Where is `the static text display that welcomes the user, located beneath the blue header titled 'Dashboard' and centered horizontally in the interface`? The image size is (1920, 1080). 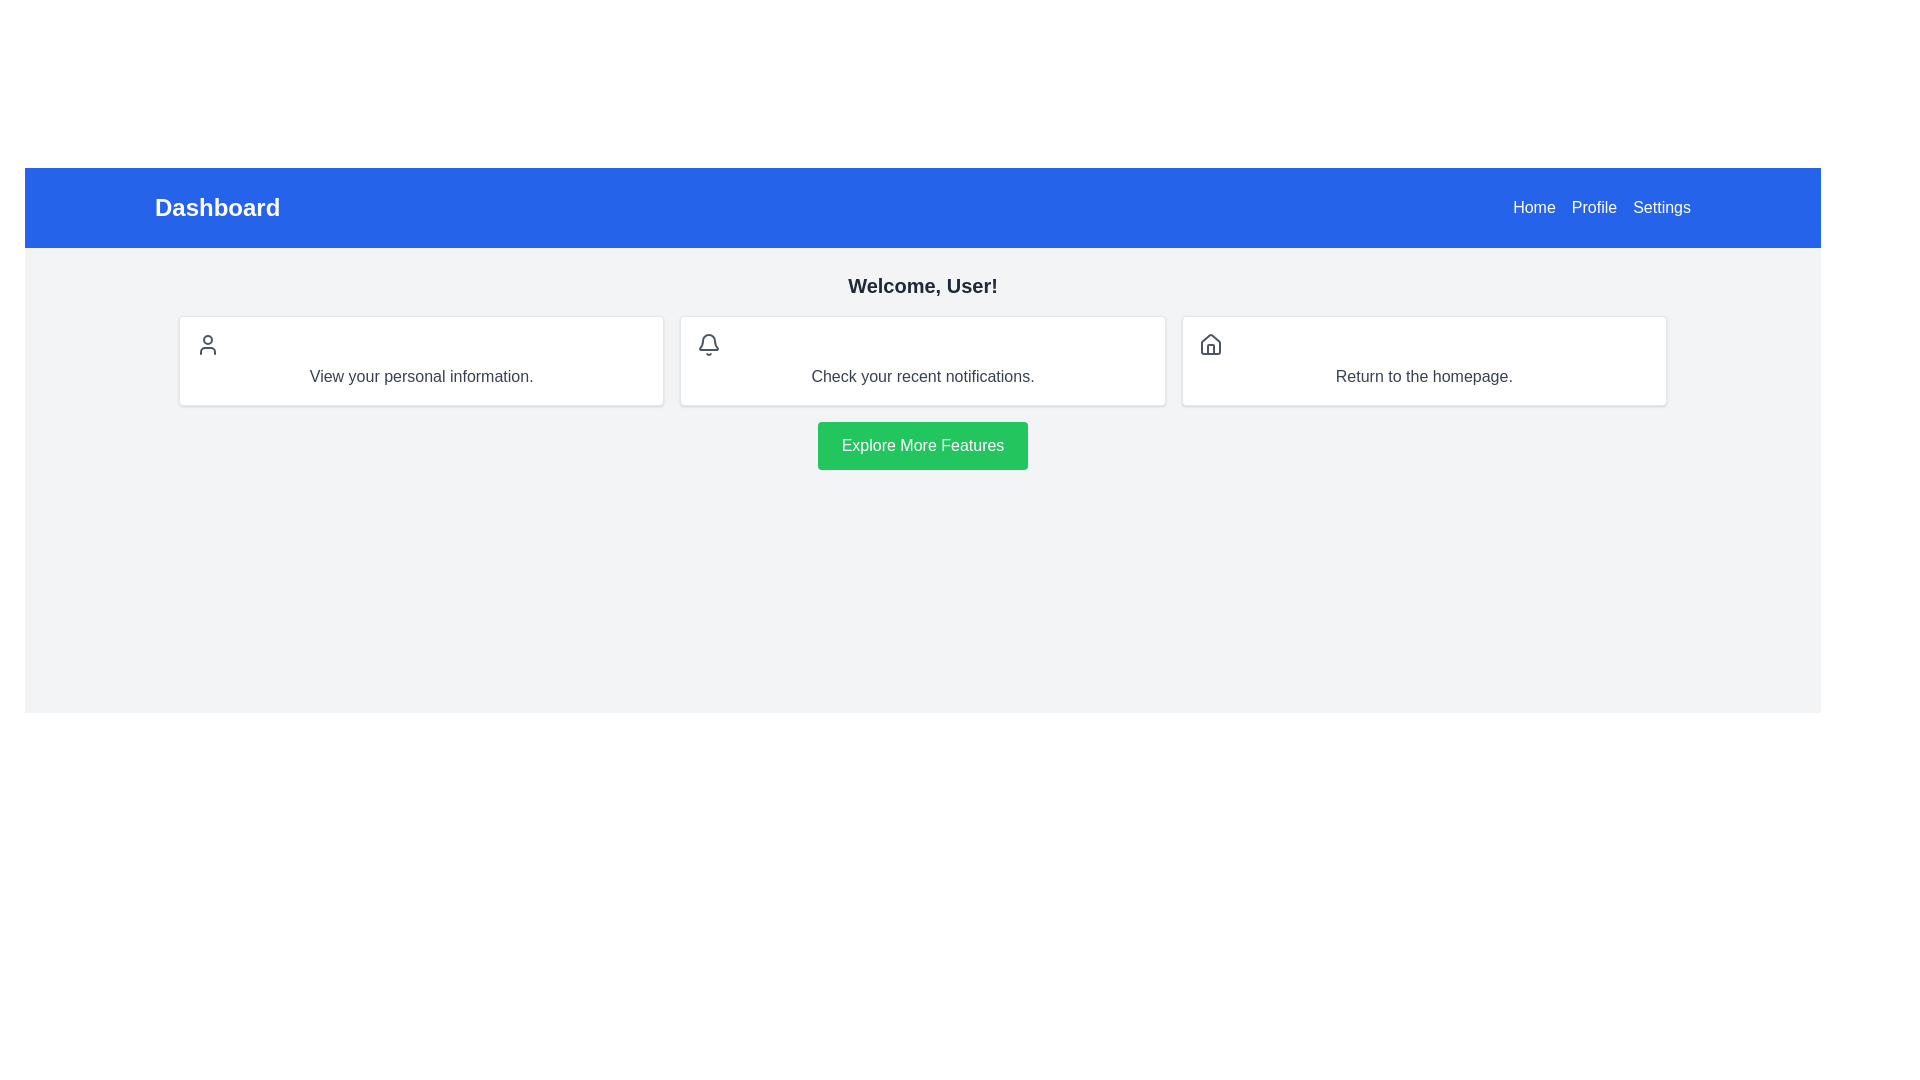
the static text display that welcomes the user, located beneath the blue header titled 'Dashboard' and centered horizontally in the interface is located at coordinates (921, 285).